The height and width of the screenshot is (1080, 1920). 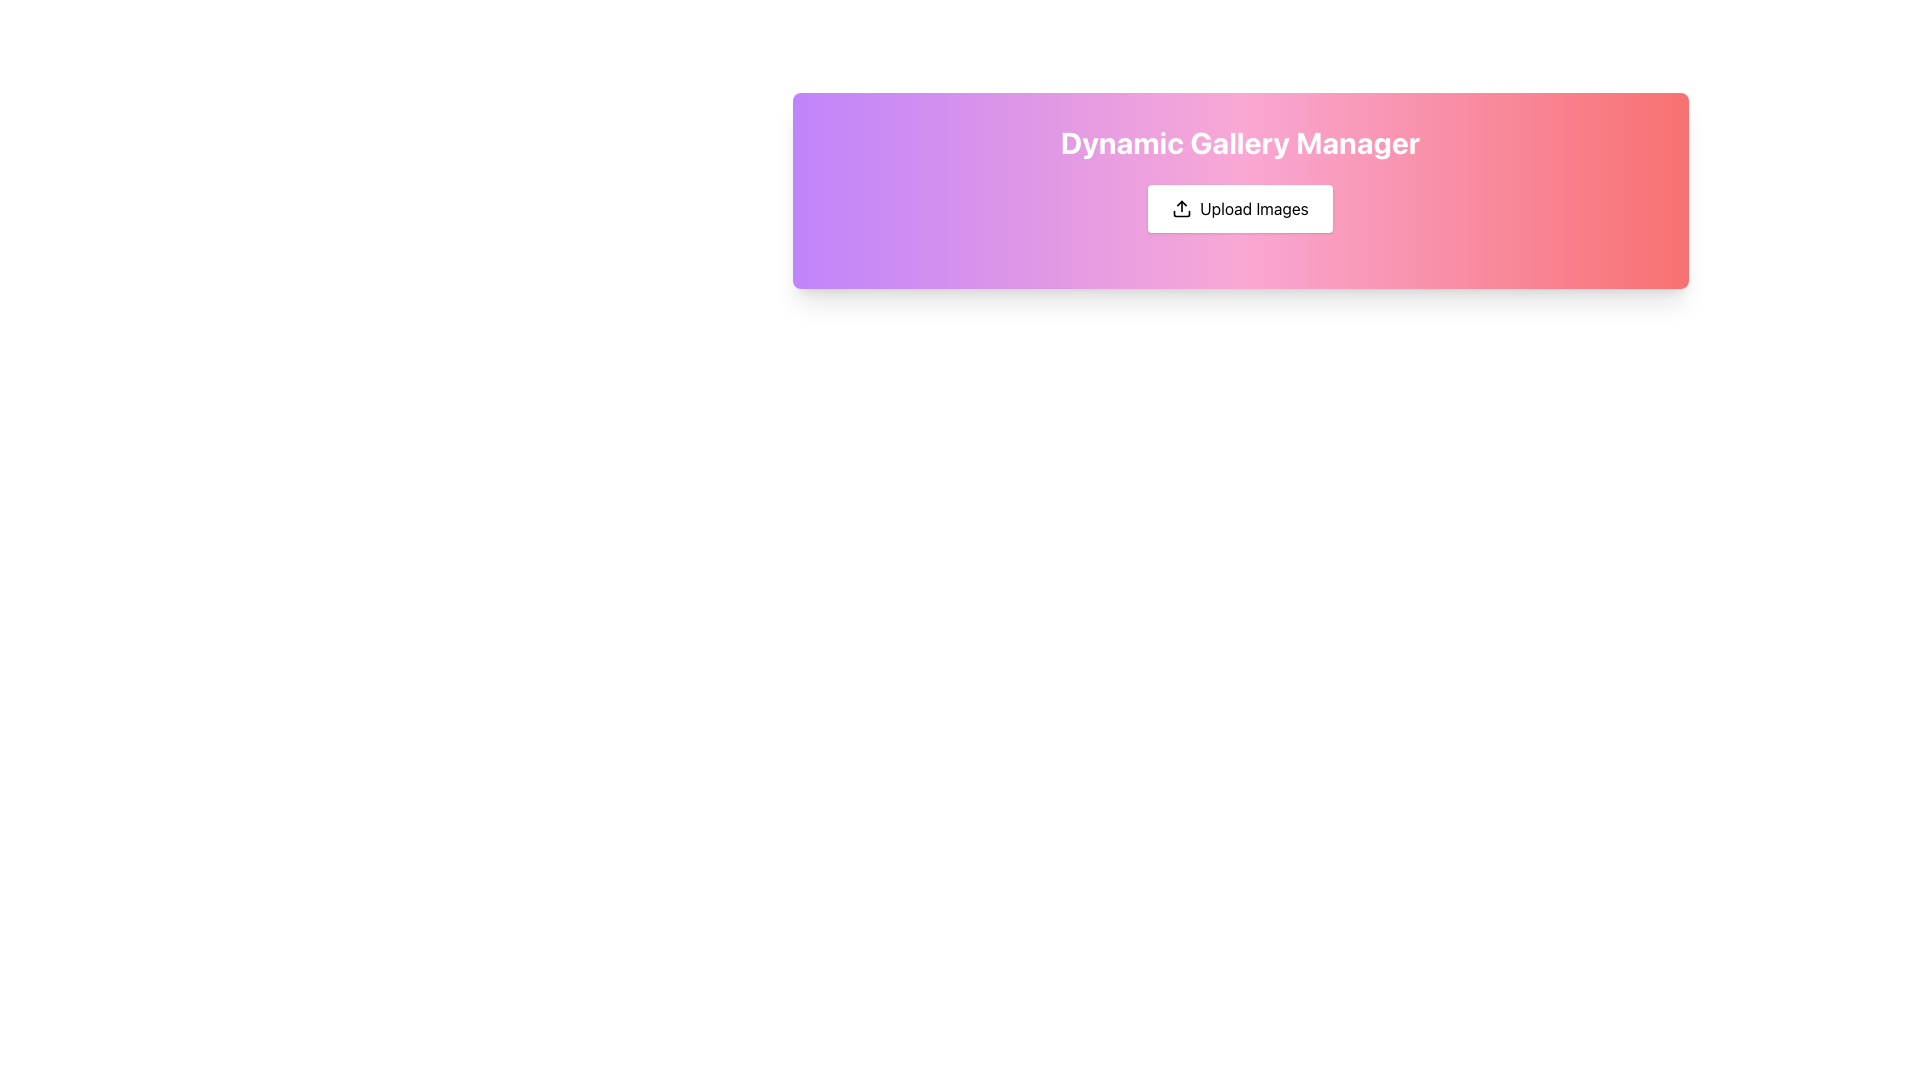 What do you see at coordinates (1239, 208) in the screenshot?
I see `the upload button located beneath the 'Dynamic Gallery Manager' header` at bounding box center [1239, 208].